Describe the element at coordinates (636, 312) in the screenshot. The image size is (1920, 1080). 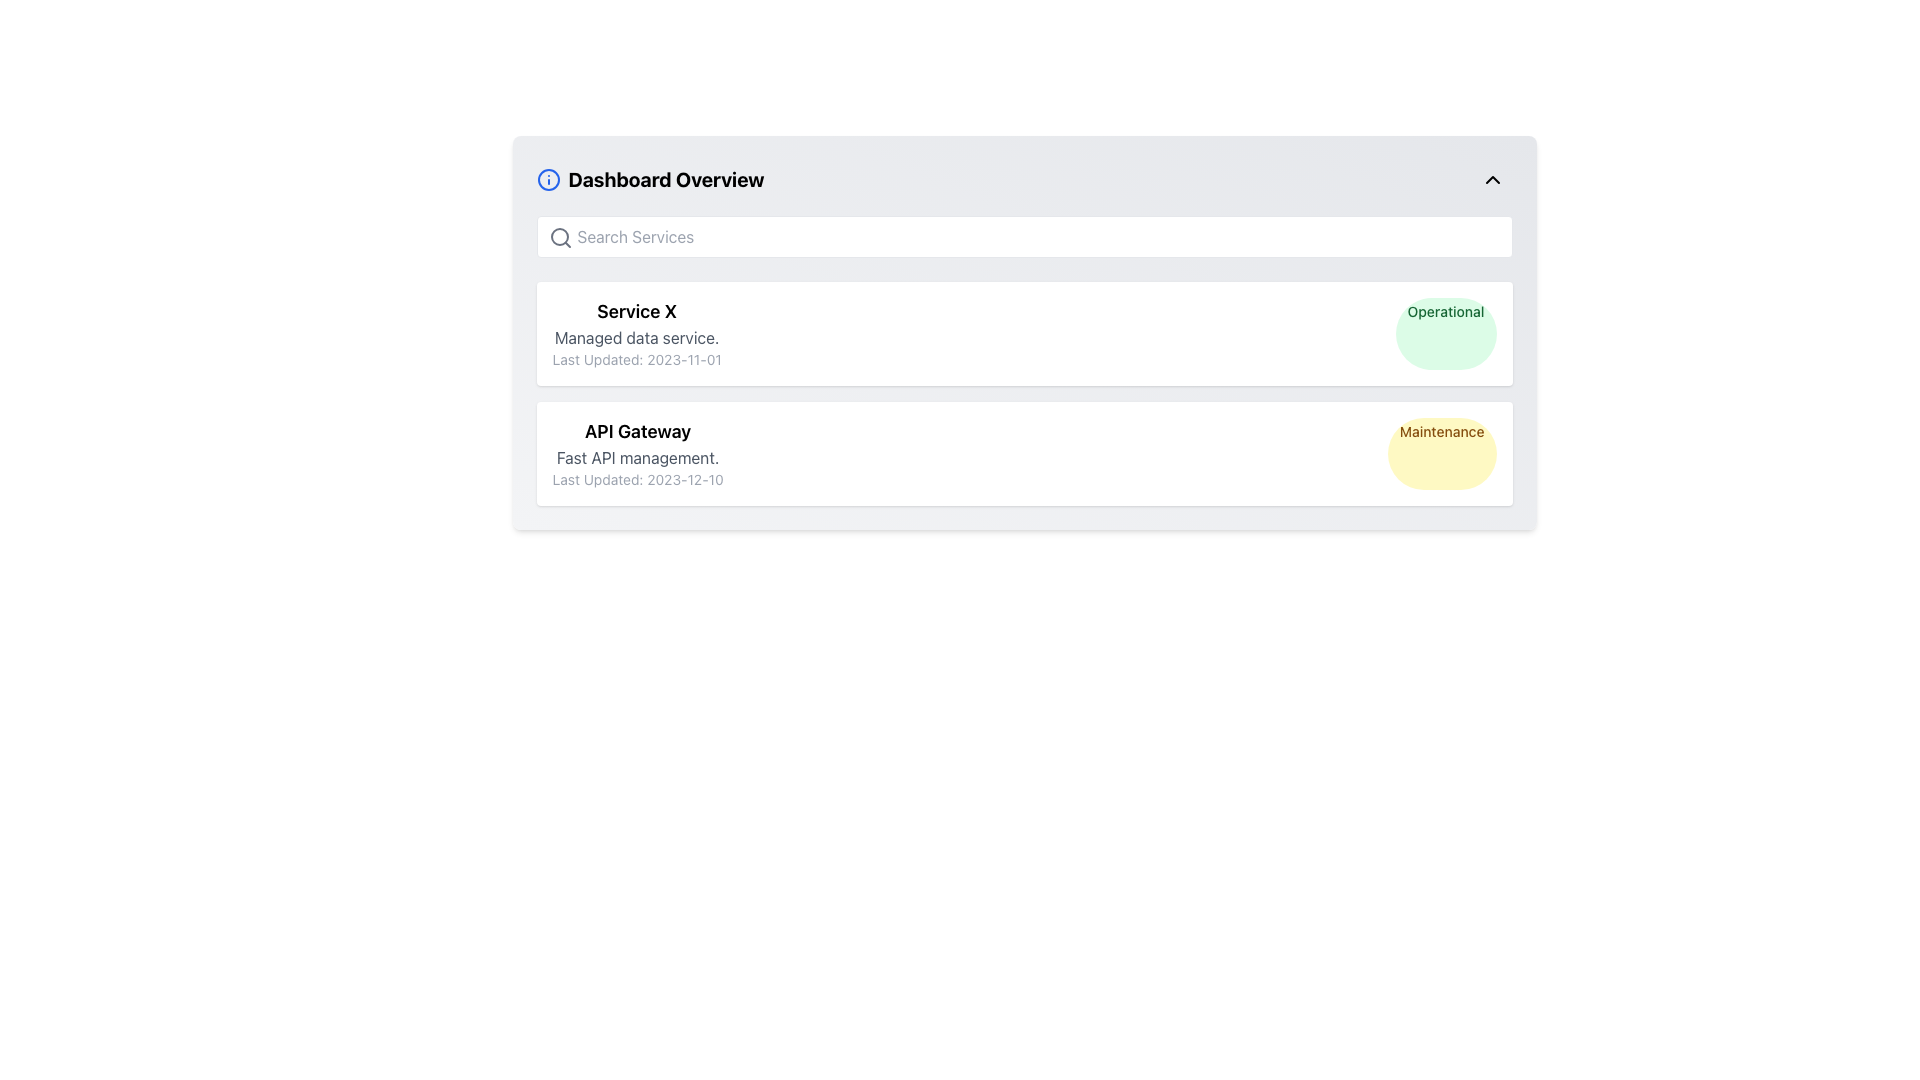
I see `the Text Label that serves as a header for the service entry in the Dashboard Overview section, positioned above 'Managed data service.' and 'Last Updated: 2023-11-01'` at that location.